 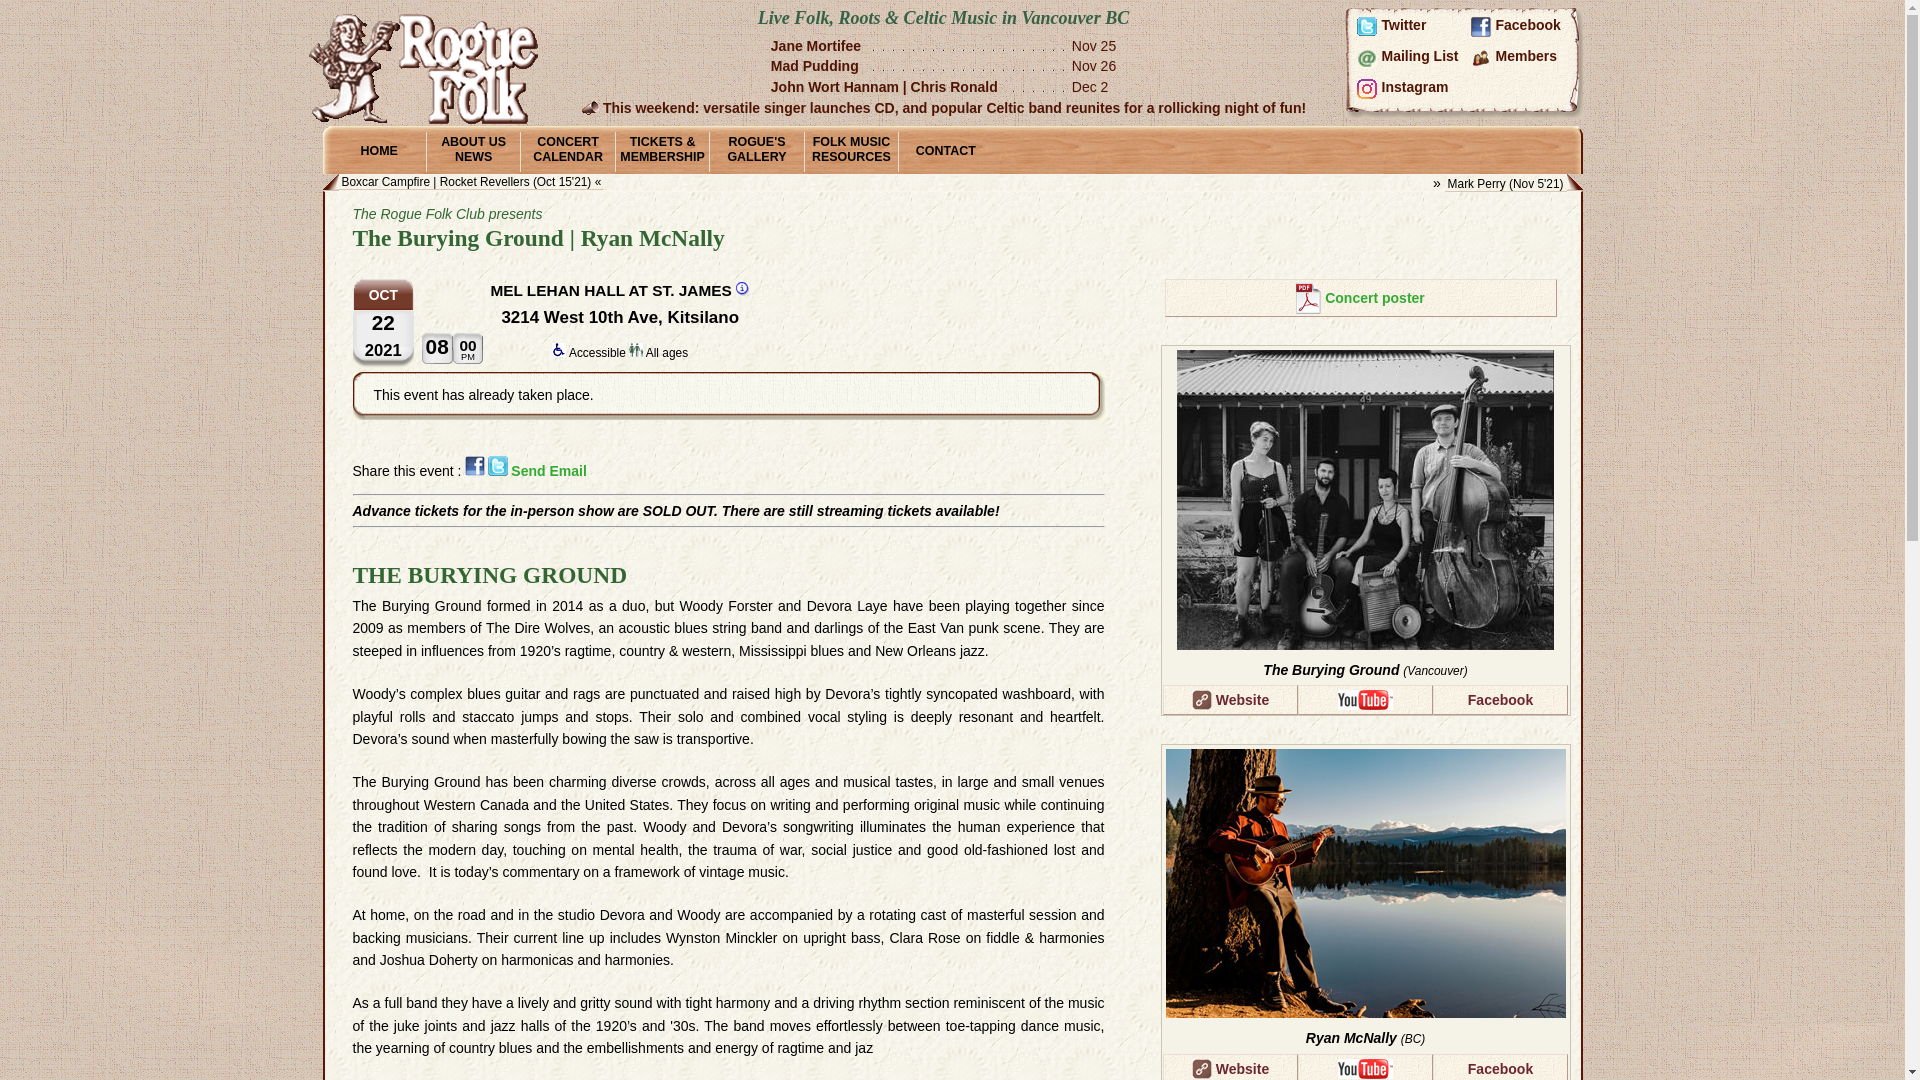 What do you see at coordinates (472, 150) in the screenshot?
I see `'ABOUT US NEWS'` at bounding box center [472, 150].